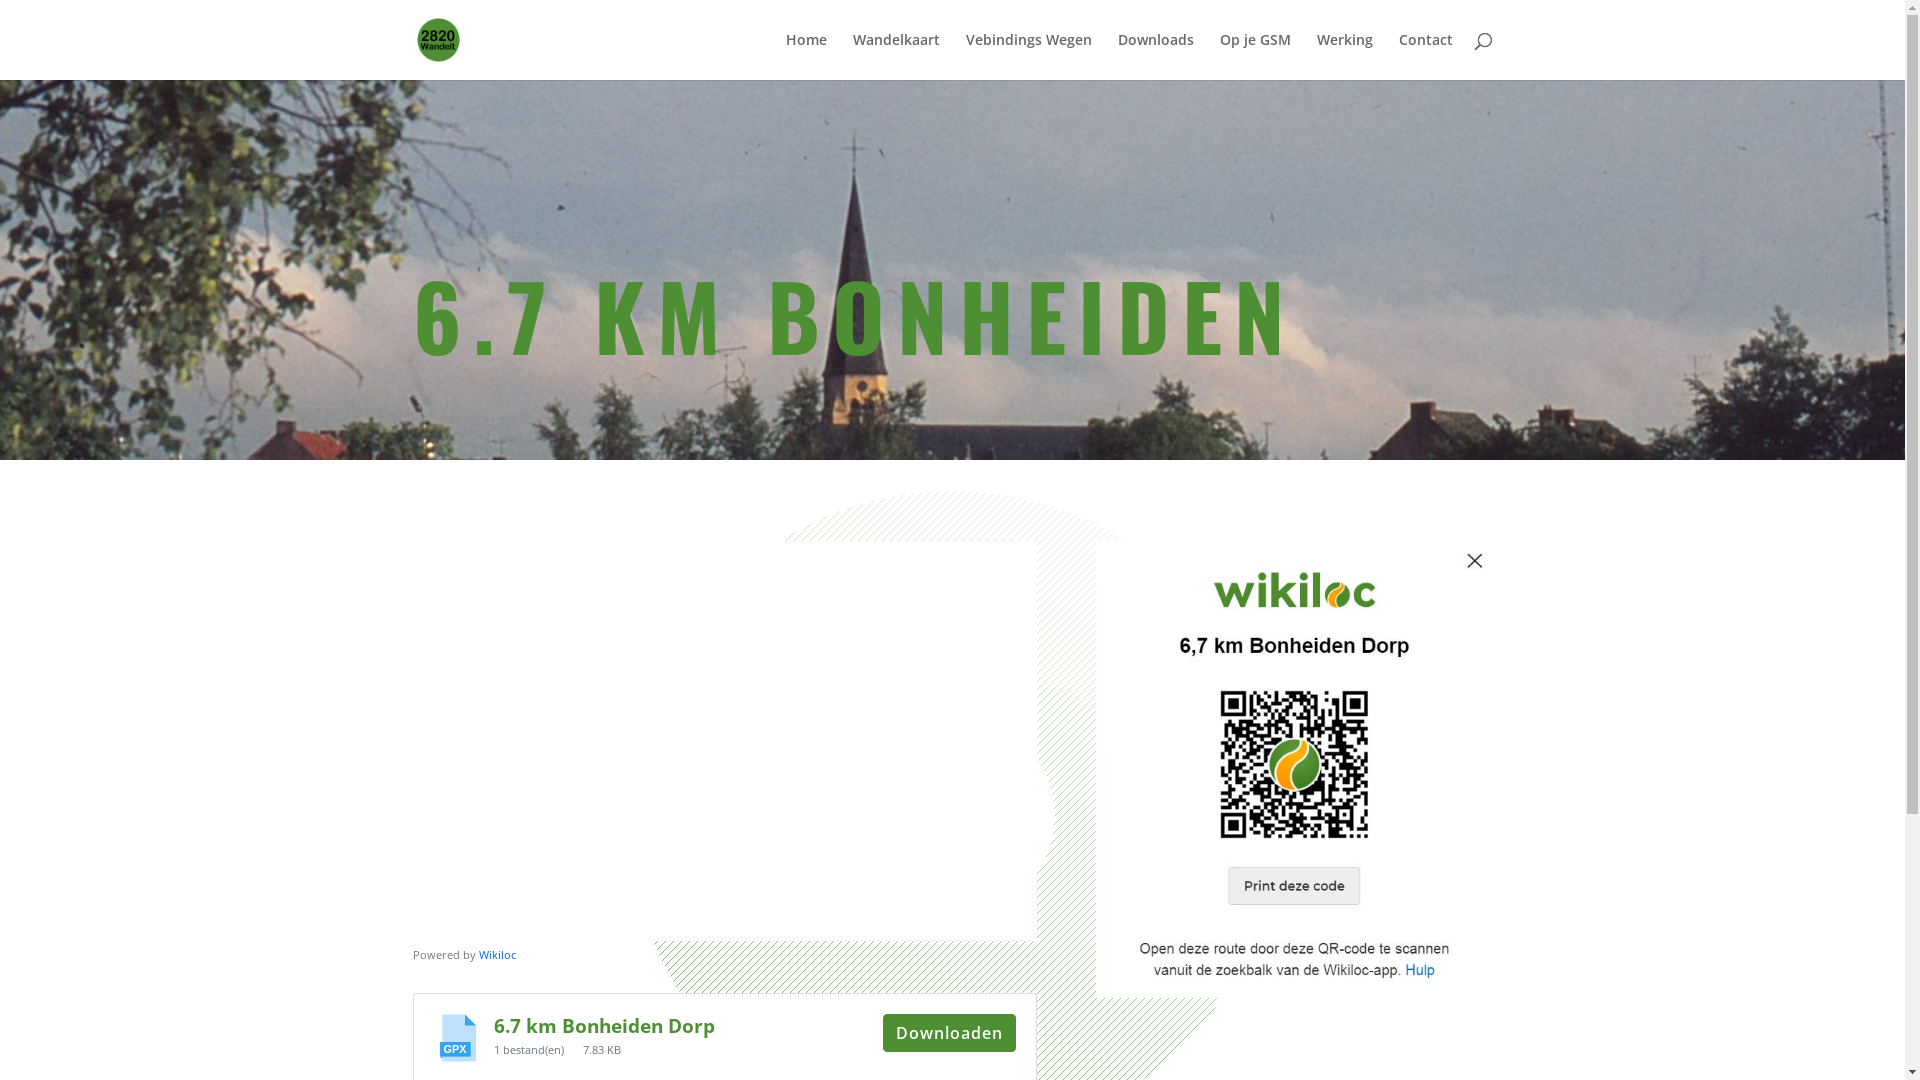 The width and height of the screenshot is (1920, 1080). I want to click on 'Wandelkaart', so click(894, 55).